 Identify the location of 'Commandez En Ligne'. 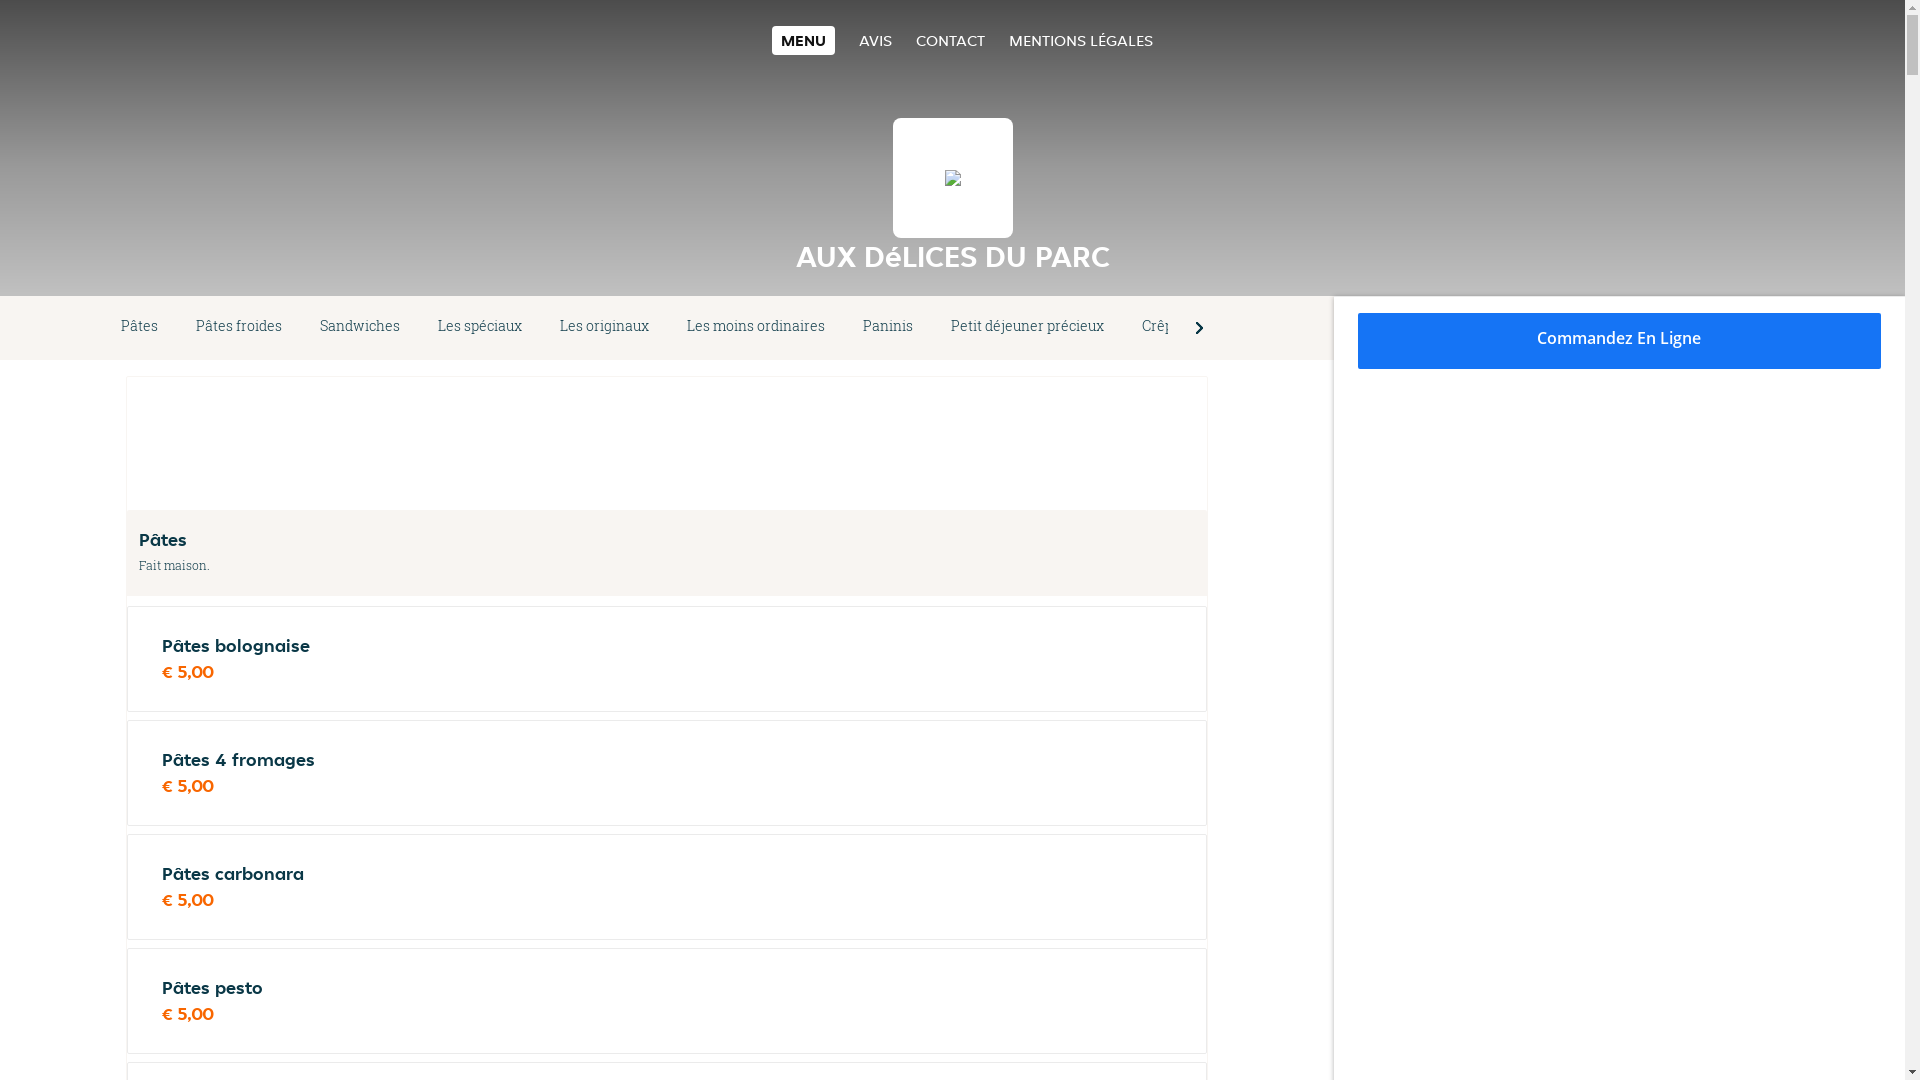
(1620, 339).